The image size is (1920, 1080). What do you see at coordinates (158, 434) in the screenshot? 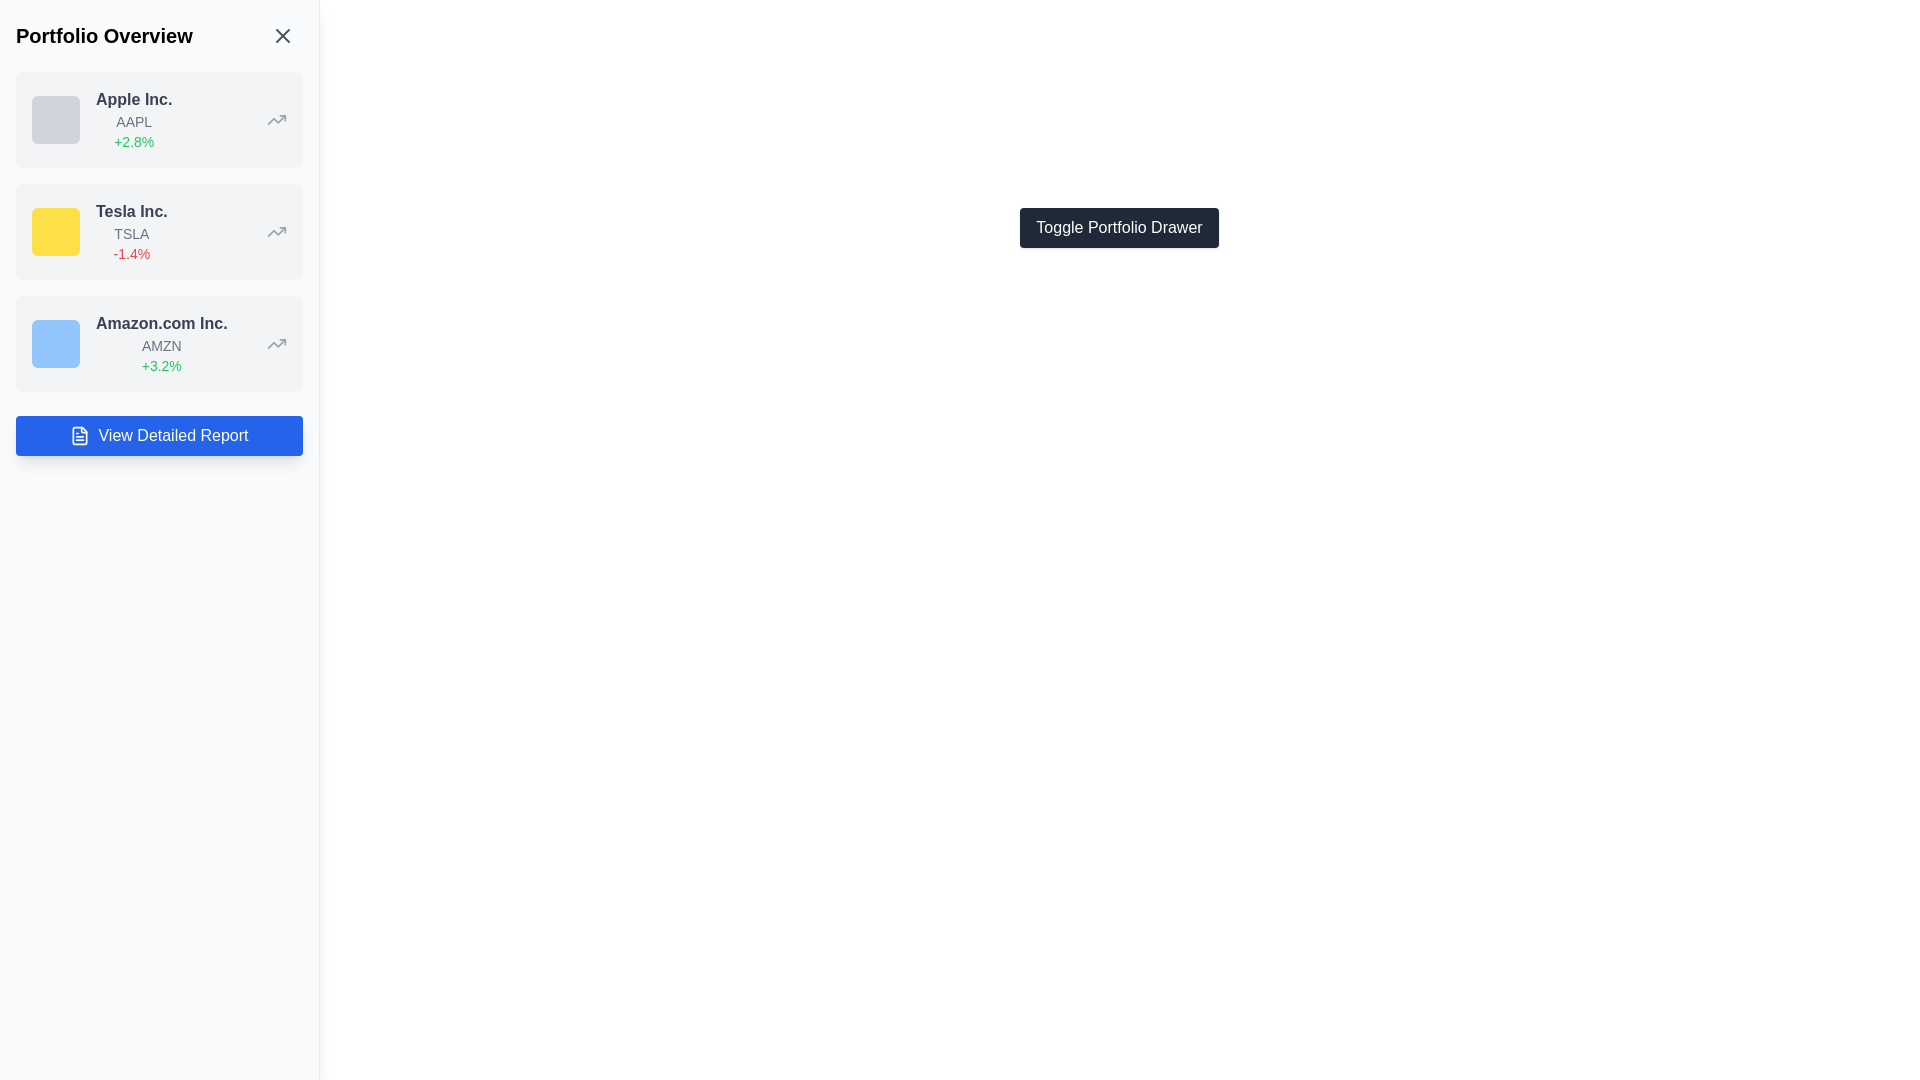
I see `the rectangular button with rounded corners and a blue background labeled 'View Detailed Report'` at bounding box center [158, 434].